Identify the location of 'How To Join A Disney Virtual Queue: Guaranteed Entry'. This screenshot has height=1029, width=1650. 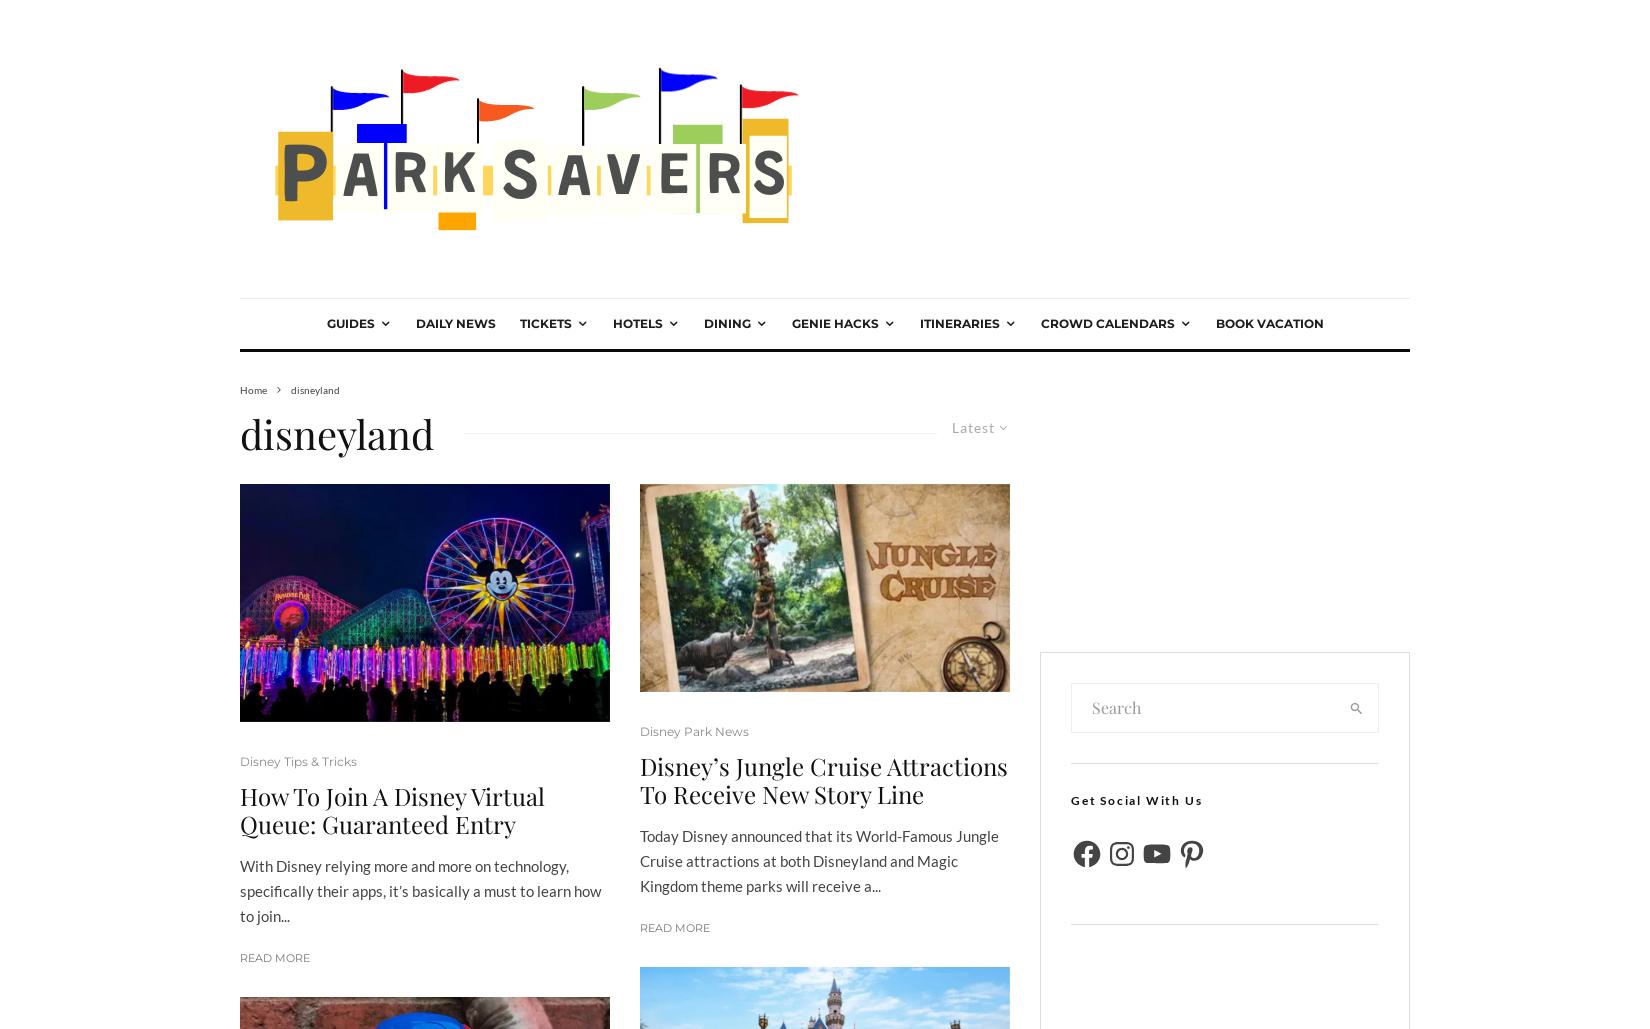
(392, 808).